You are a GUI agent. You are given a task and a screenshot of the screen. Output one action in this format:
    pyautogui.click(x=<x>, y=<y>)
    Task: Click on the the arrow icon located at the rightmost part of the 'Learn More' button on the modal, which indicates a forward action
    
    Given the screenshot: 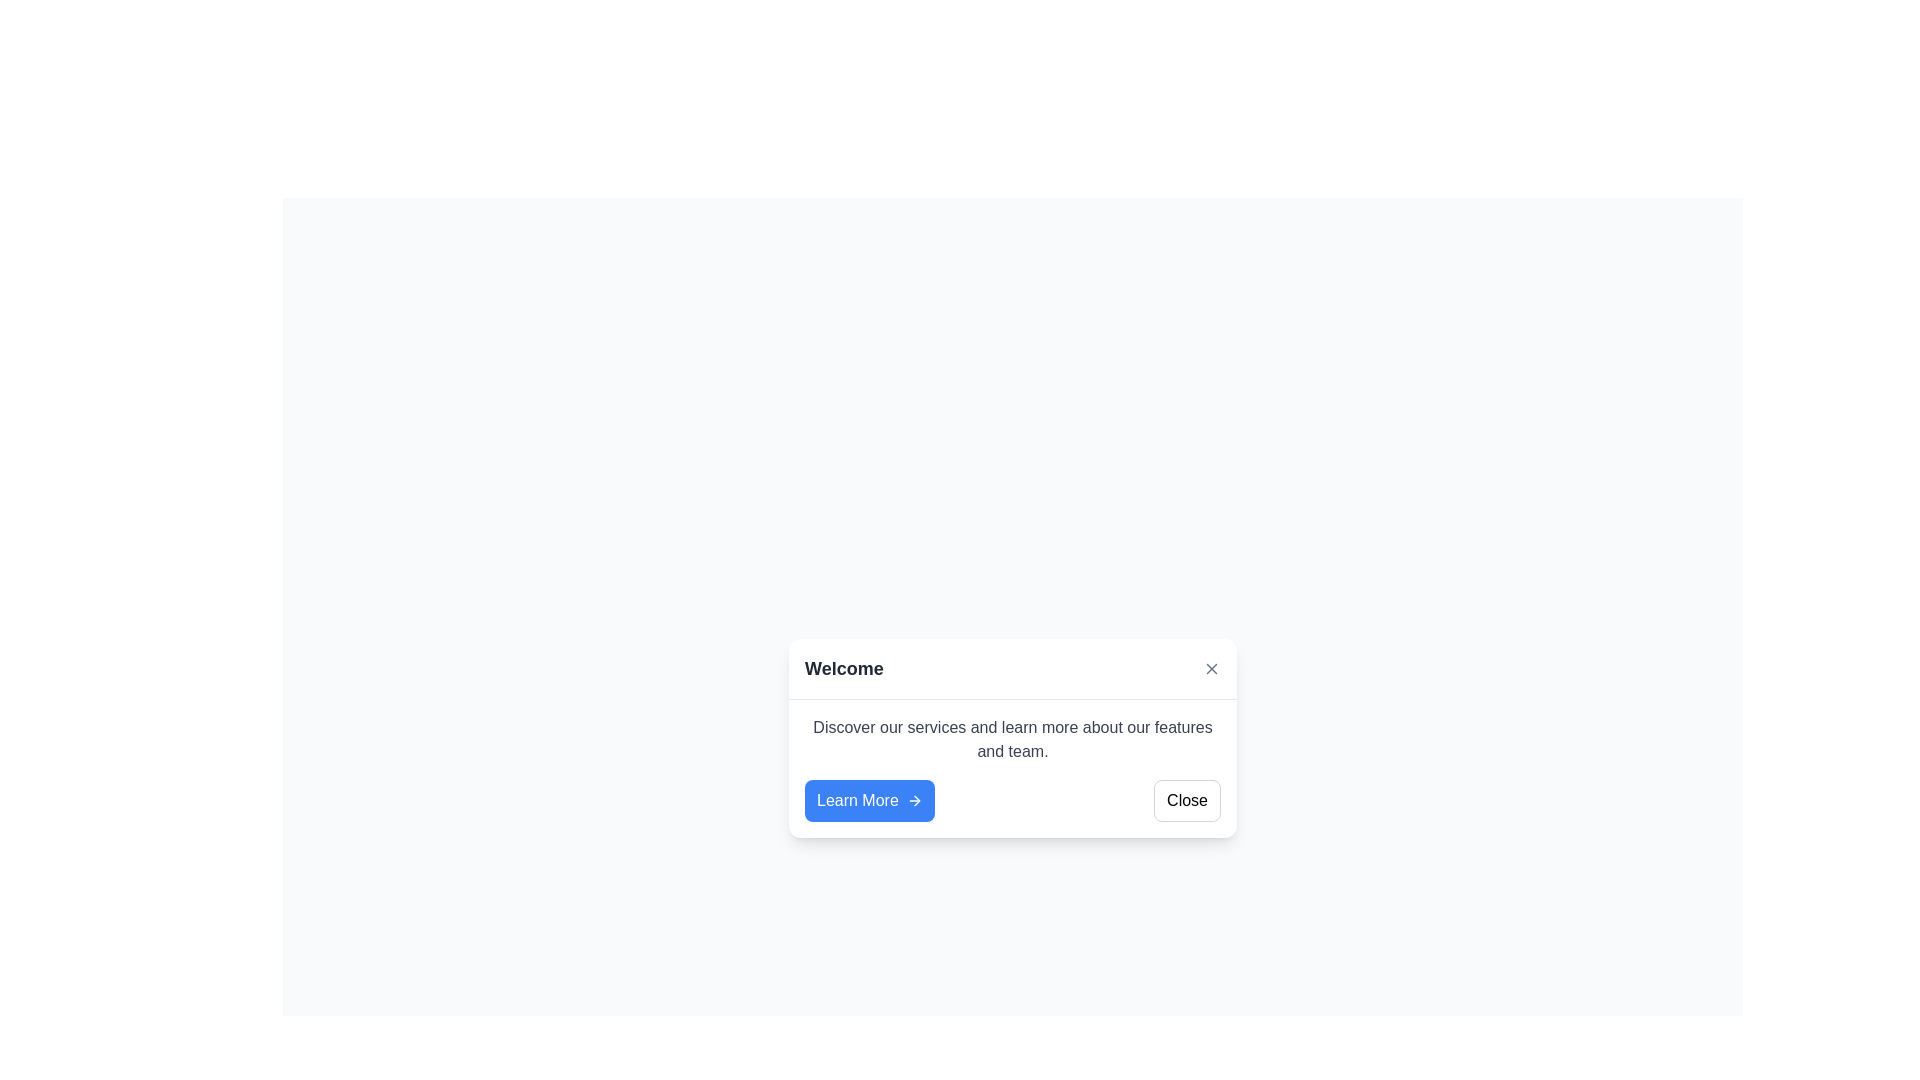 What is the action you would take?
    pyautogui.click(x=913, y=800)
    